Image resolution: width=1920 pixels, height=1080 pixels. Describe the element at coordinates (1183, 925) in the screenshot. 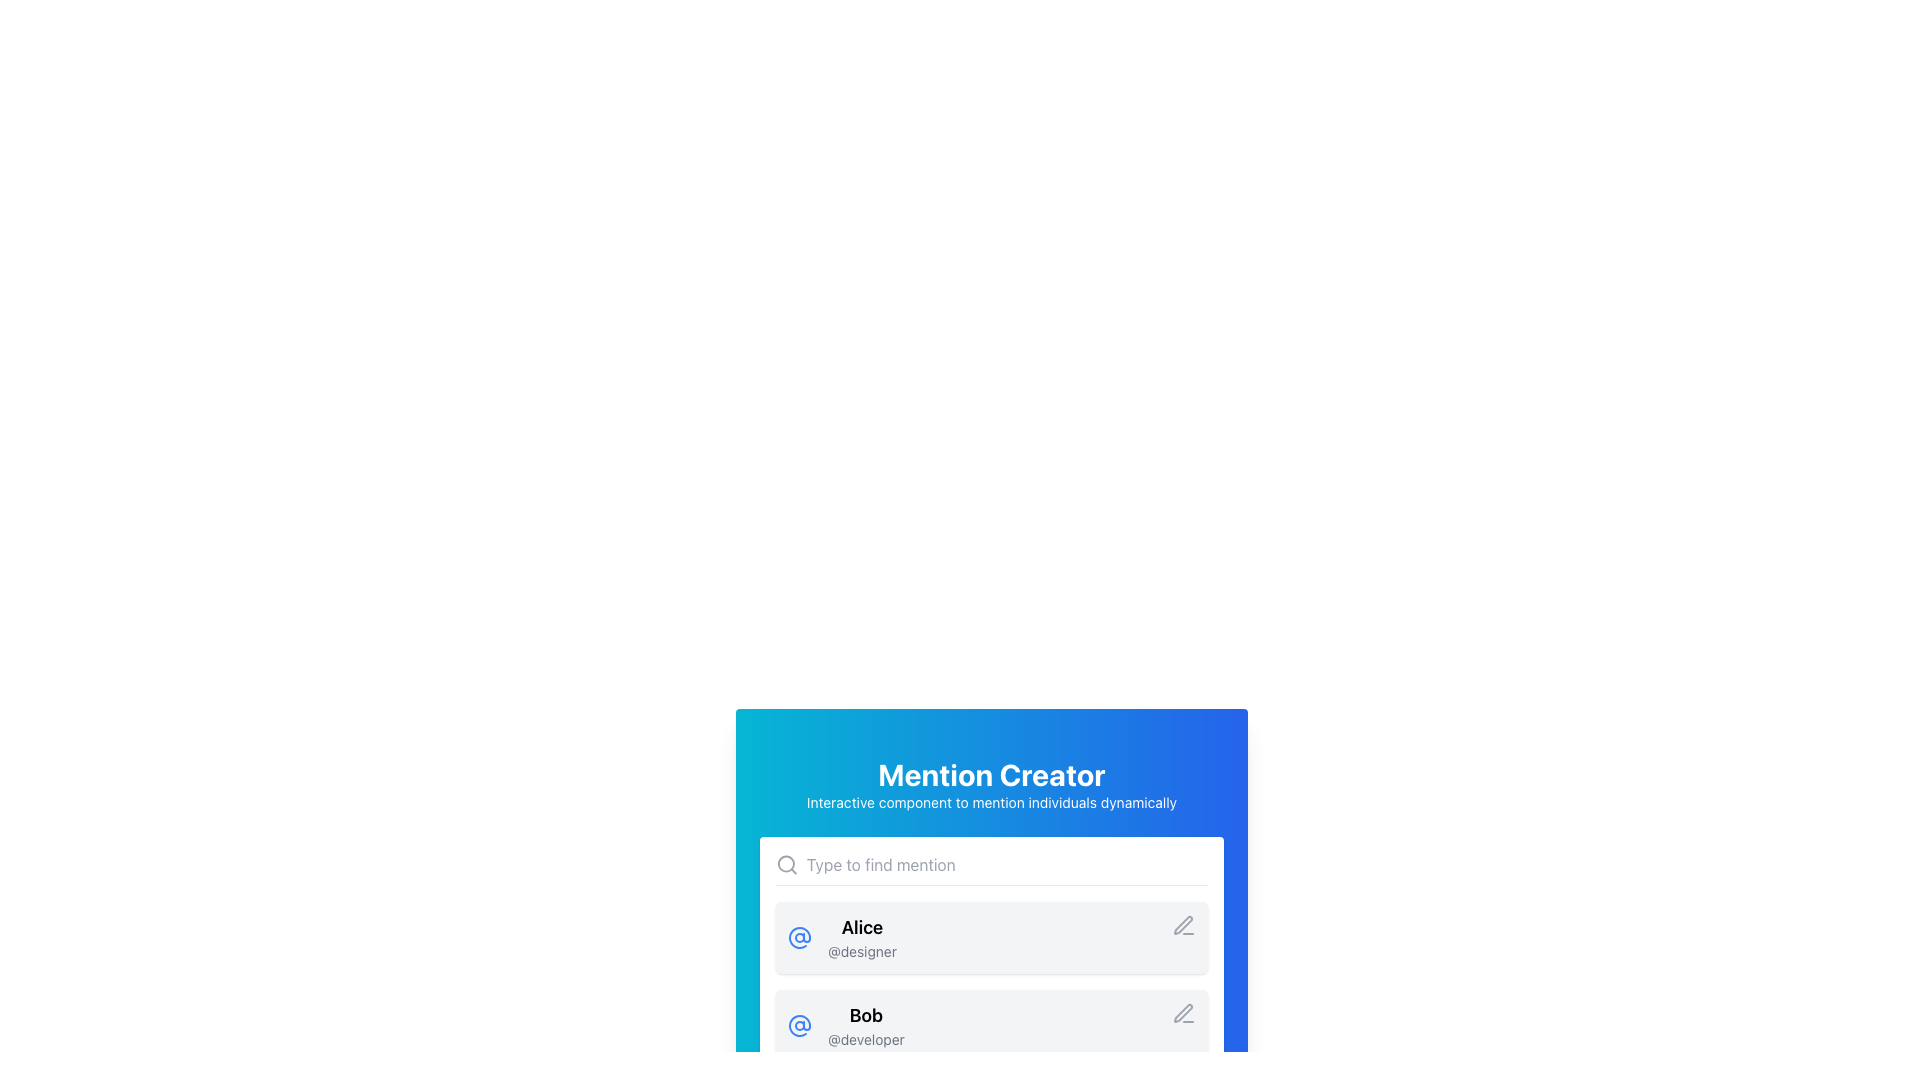

I see `the small pencil icon button located in the right section of the row labeled 'Bob' to initiate editing` at that location.